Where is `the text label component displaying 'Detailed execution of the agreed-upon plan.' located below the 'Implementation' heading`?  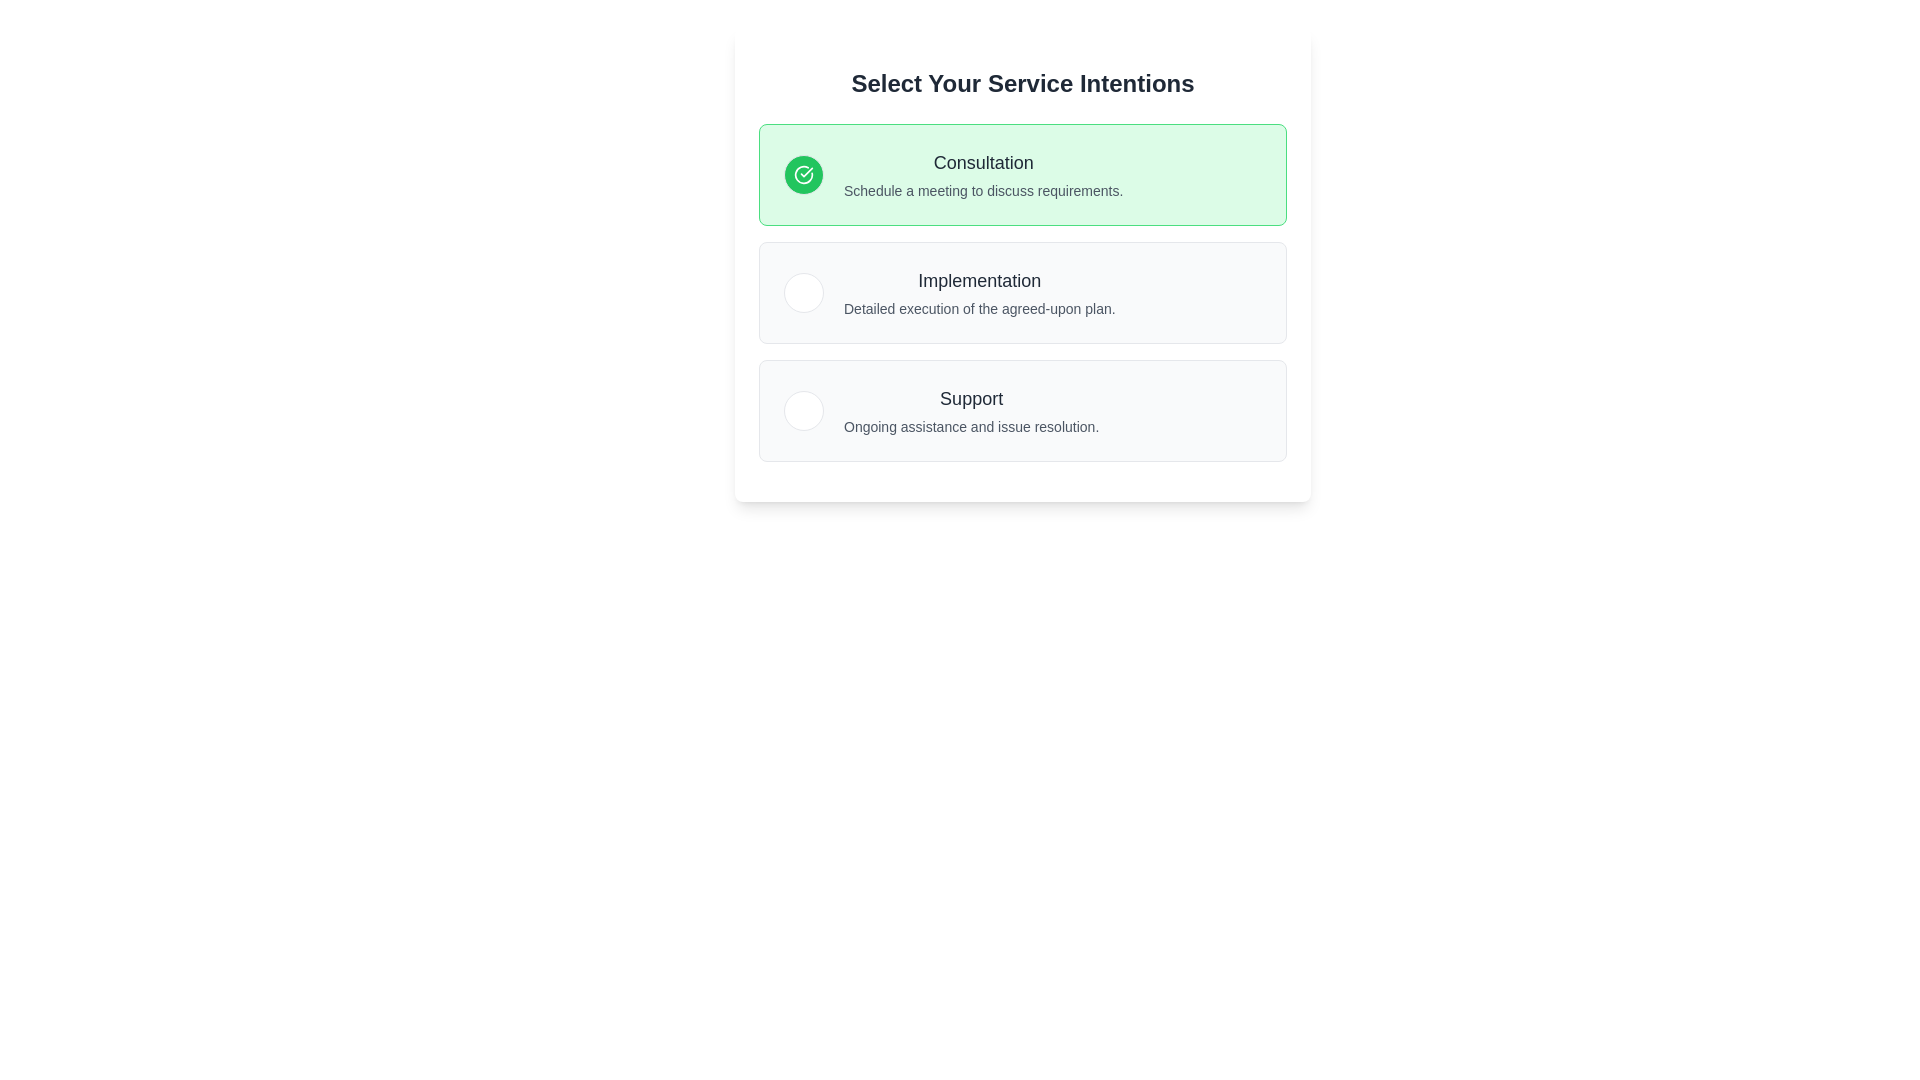
the text label component displaying 'Detailed execution of the agreed-upon plan.' located below the 'Implementation' heading is located at coordinates (979, 308).